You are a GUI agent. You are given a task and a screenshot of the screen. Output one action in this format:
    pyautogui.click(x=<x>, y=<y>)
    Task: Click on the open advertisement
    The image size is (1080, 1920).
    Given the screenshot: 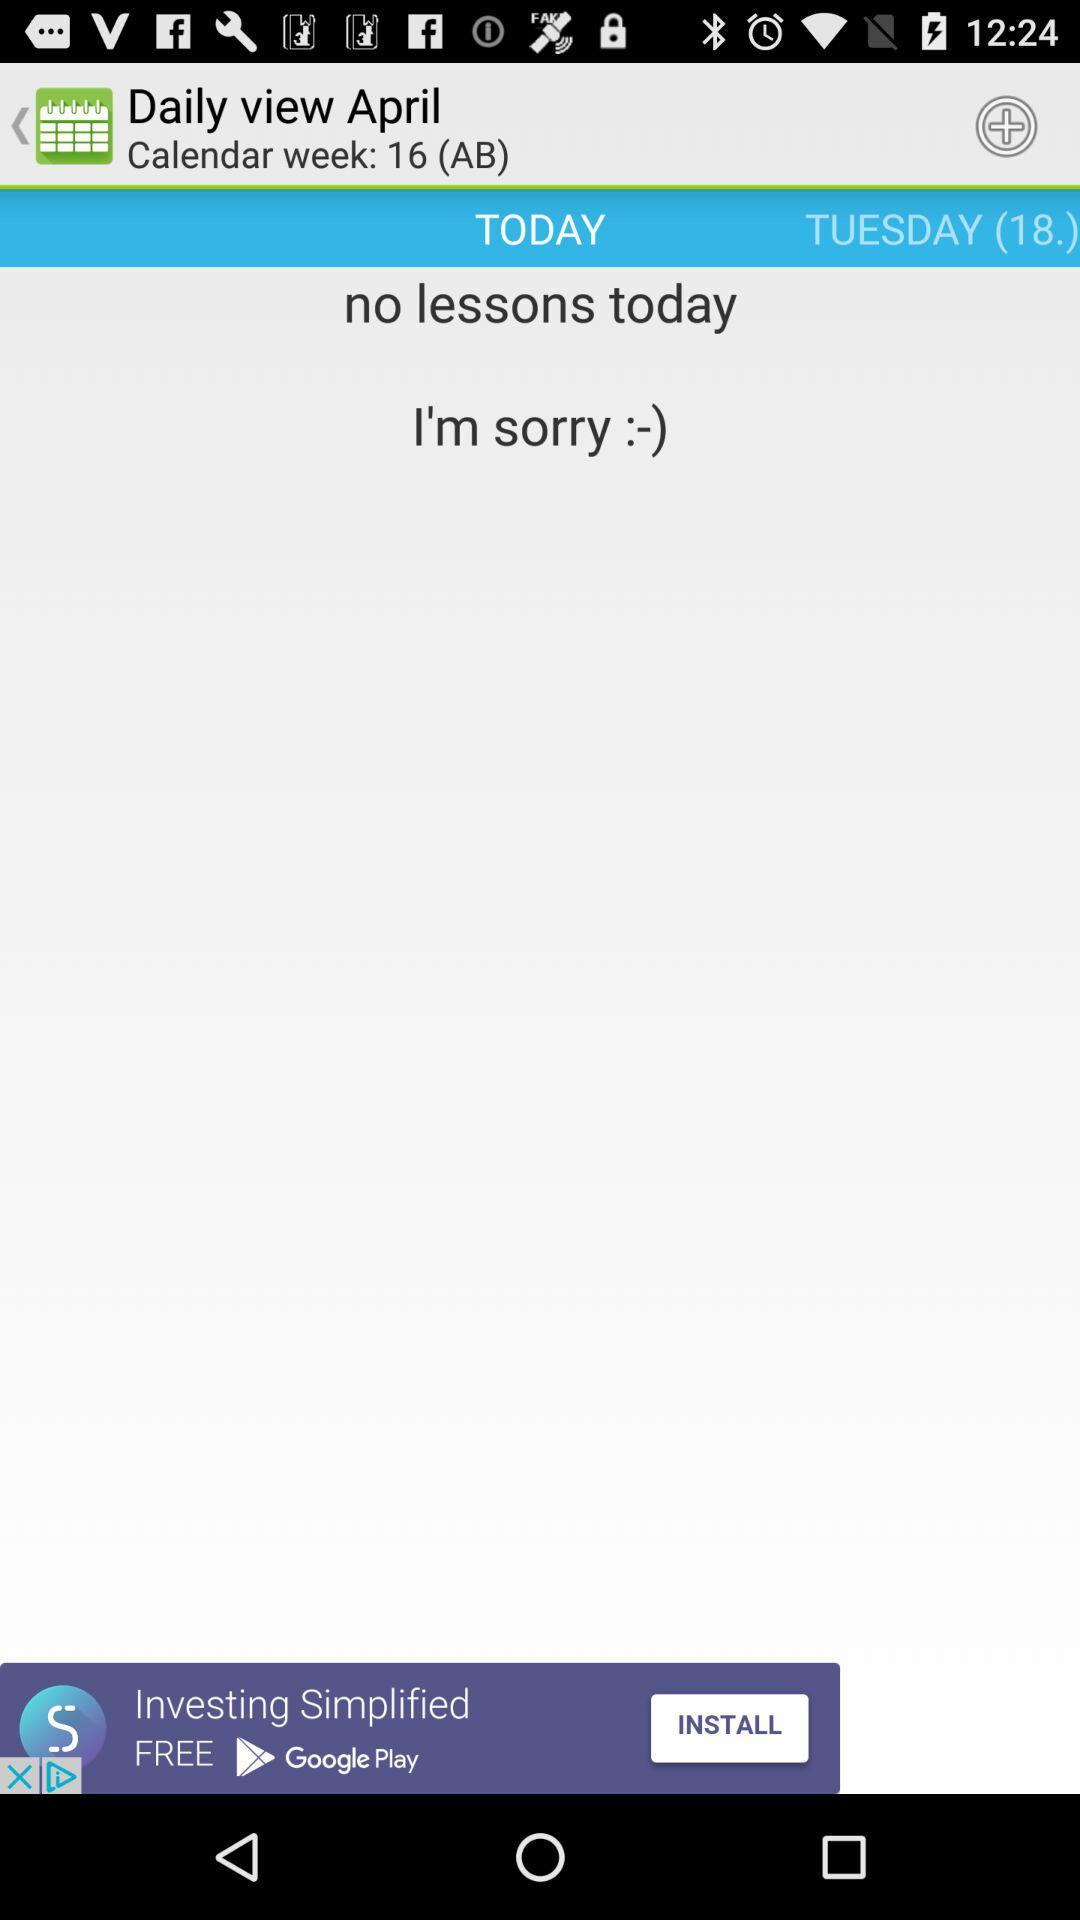 What is the action you would take?
    pyautogui.click(x=419, y=1727)
    